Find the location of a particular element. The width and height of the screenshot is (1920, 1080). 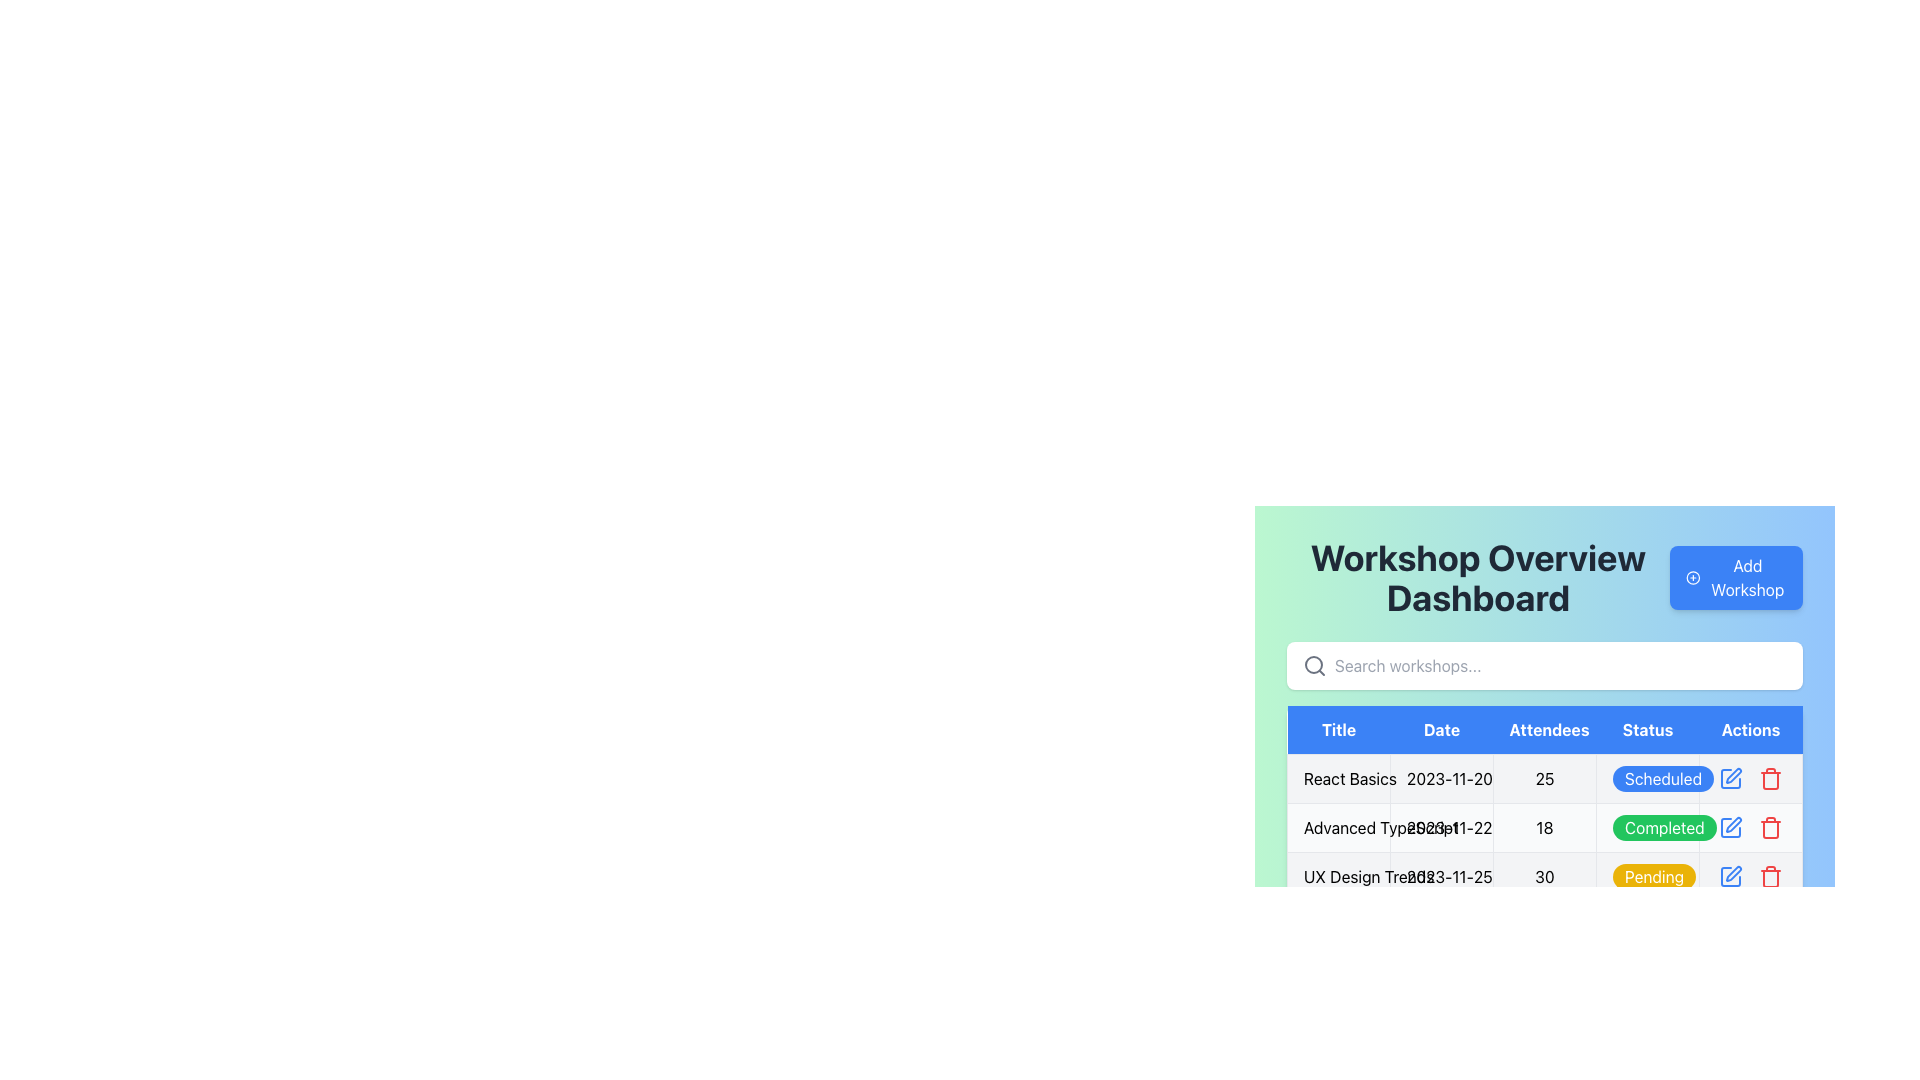

the search icon located within the search bar, which signifies the text field for searching workshops, positioned near the placeholder text 'Search workshops...' is located at coordinates (1315, 666).